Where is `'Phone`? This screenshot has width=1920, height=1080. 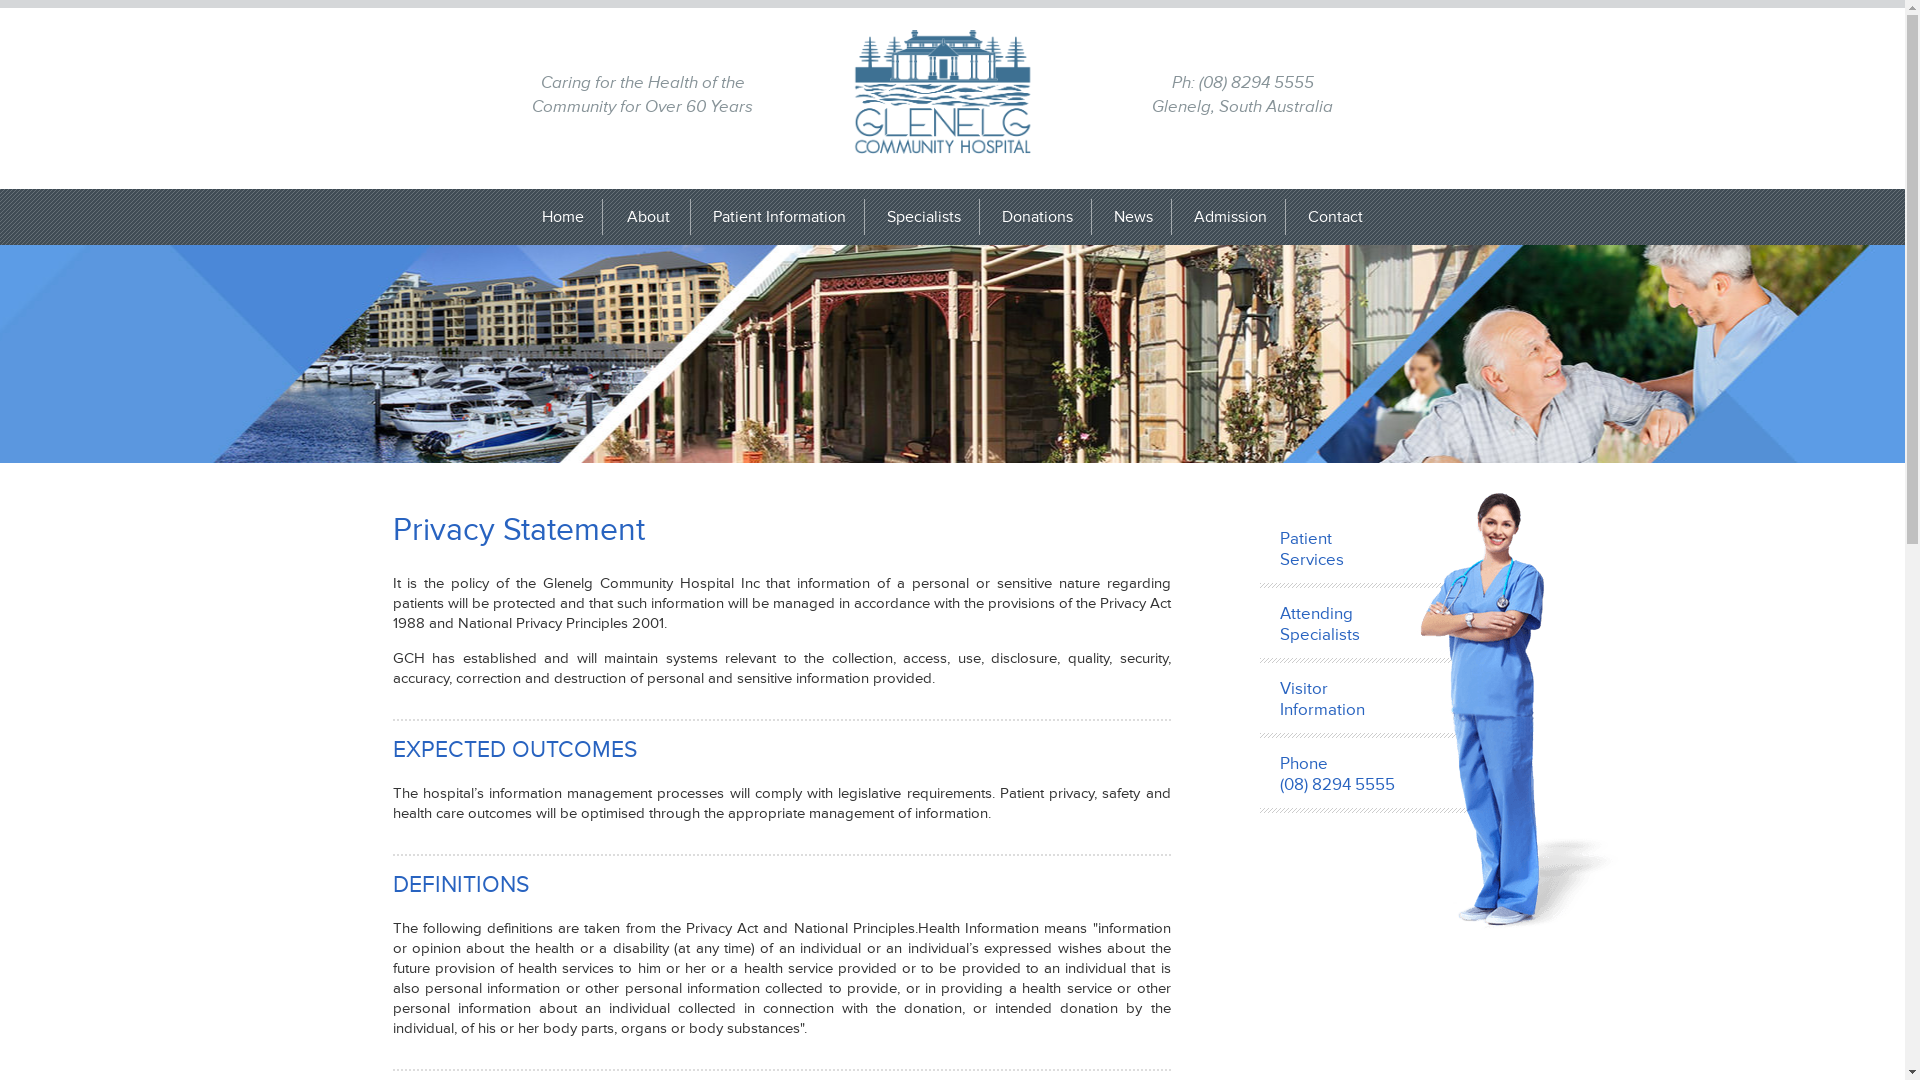
'Phone is located at coordinates (1390, 774).